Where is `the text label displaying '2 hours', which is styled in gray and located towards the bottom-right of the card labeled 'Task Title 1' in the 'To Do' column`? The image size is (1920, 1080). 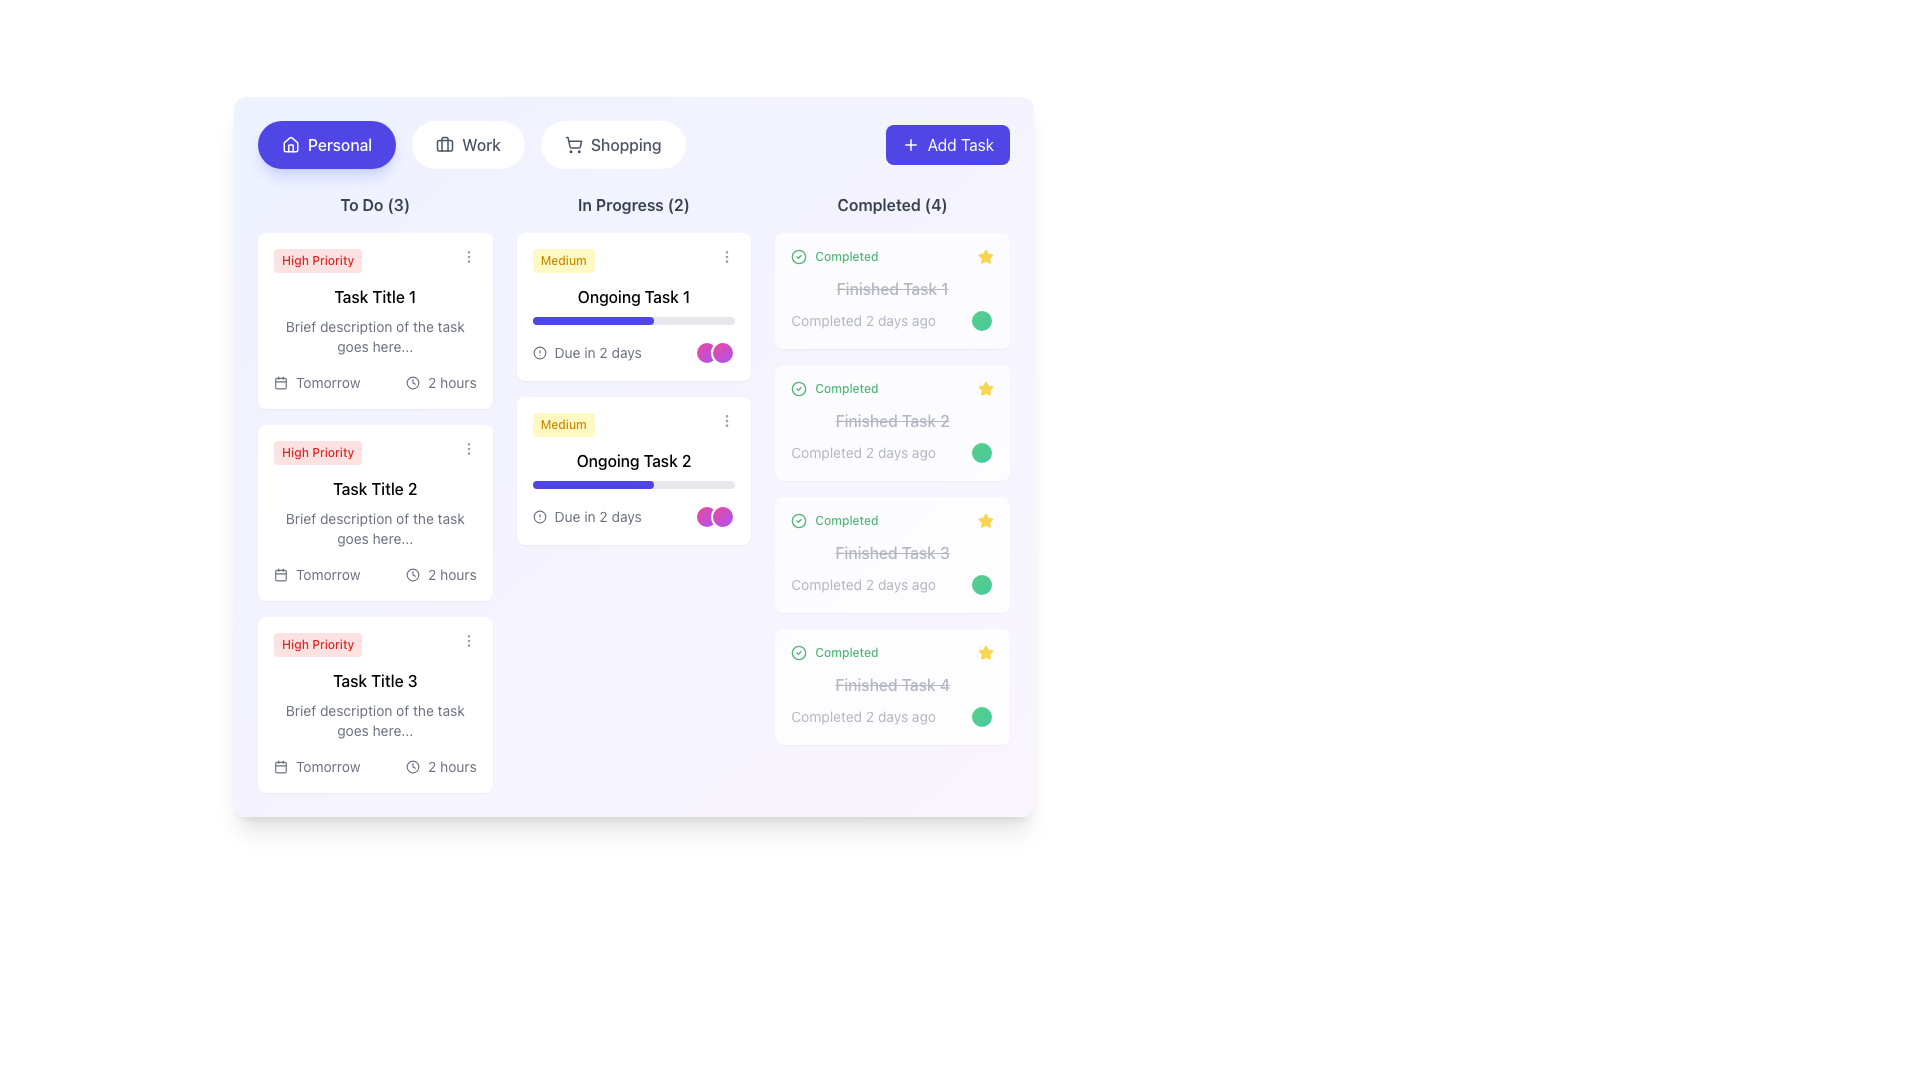 the text label displaying '2 hours', which is styled in gray and located towards the bottom-right of the card labeled 'Task Title 1' in the 'To Do' column is located at coordinates (451, 382).